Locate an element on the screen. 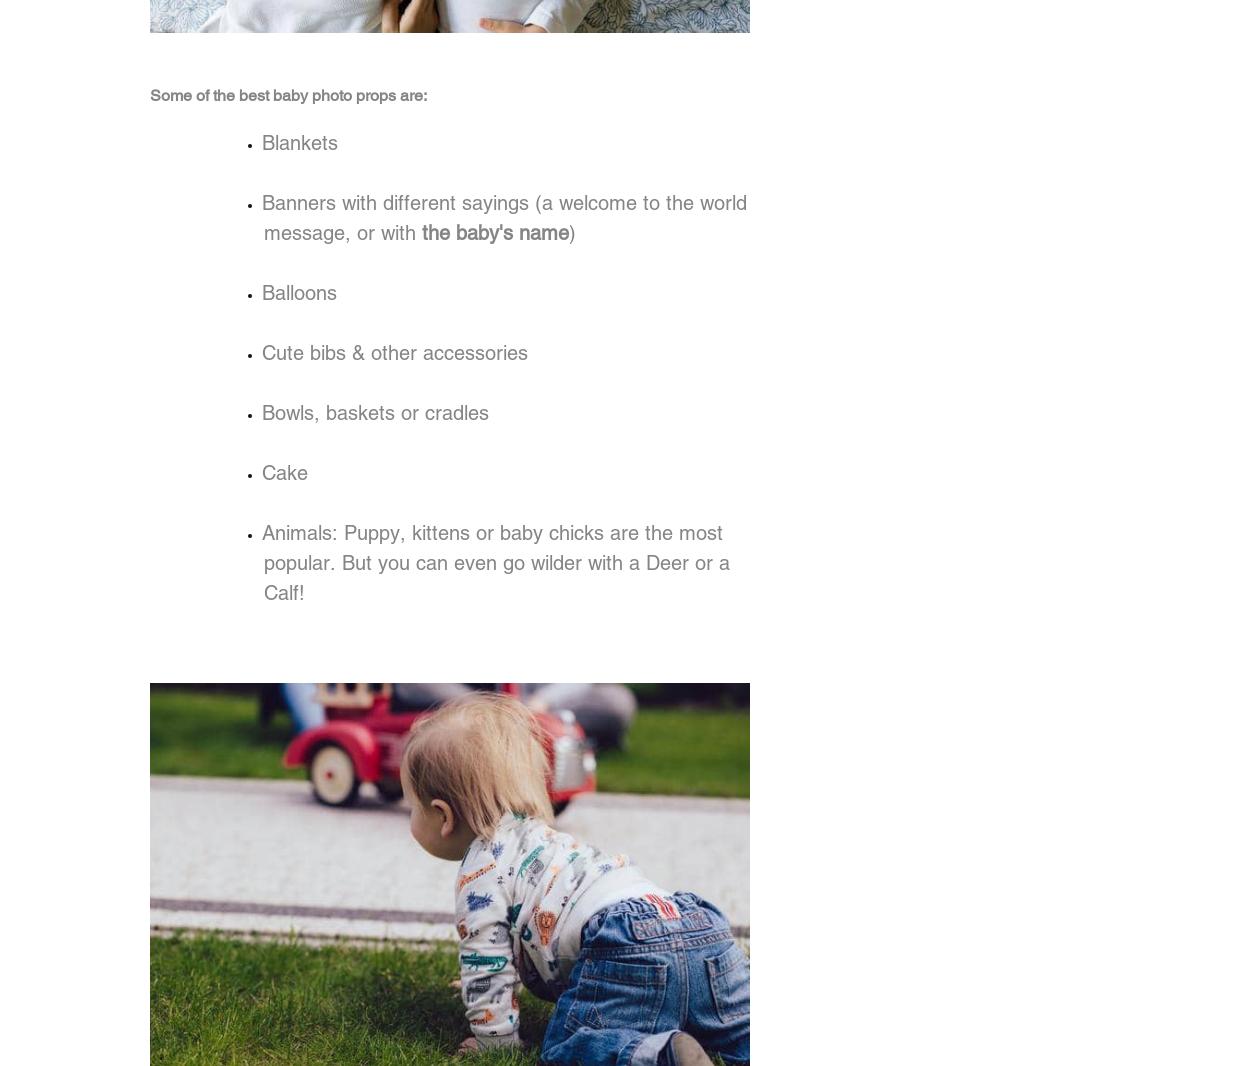  'Cute bibs & other accessories' is located at coordinates (262, 352).